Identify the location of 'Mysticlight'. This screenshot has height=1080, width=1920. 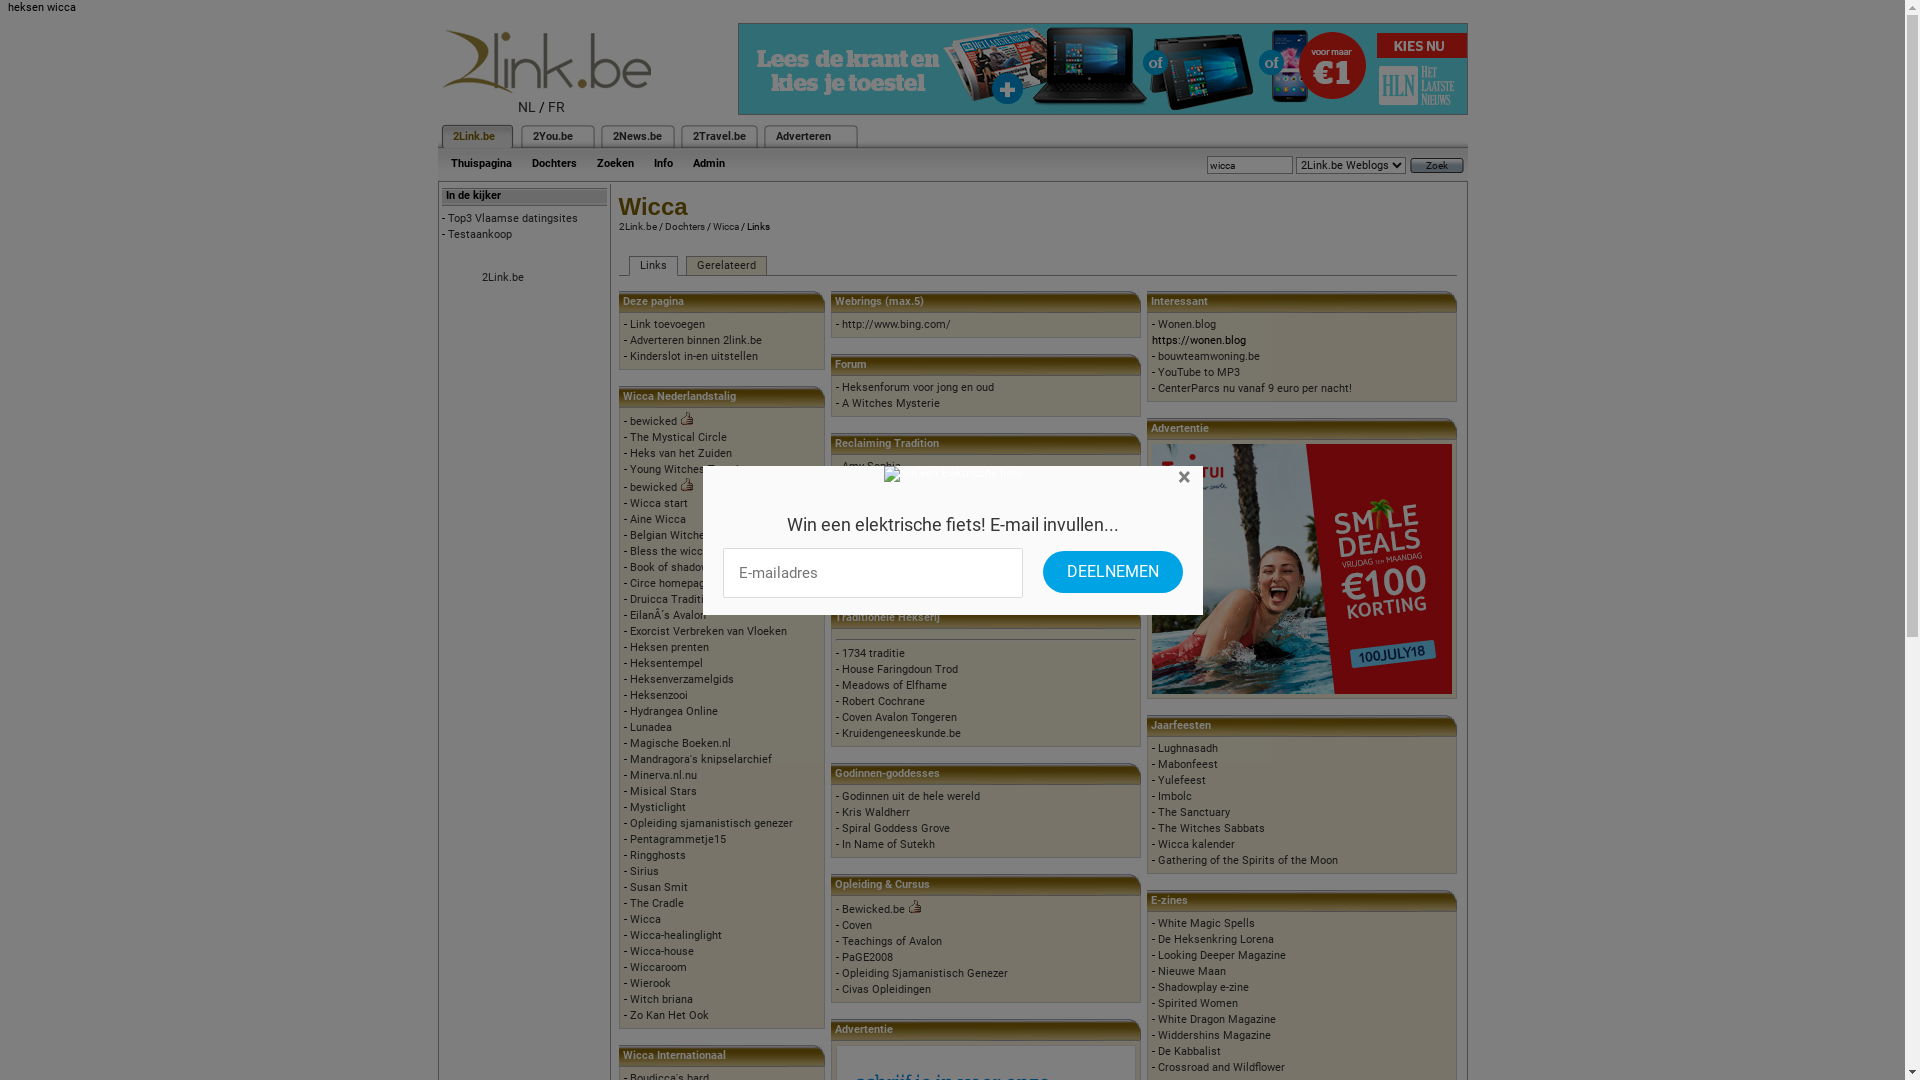
(628, 806).